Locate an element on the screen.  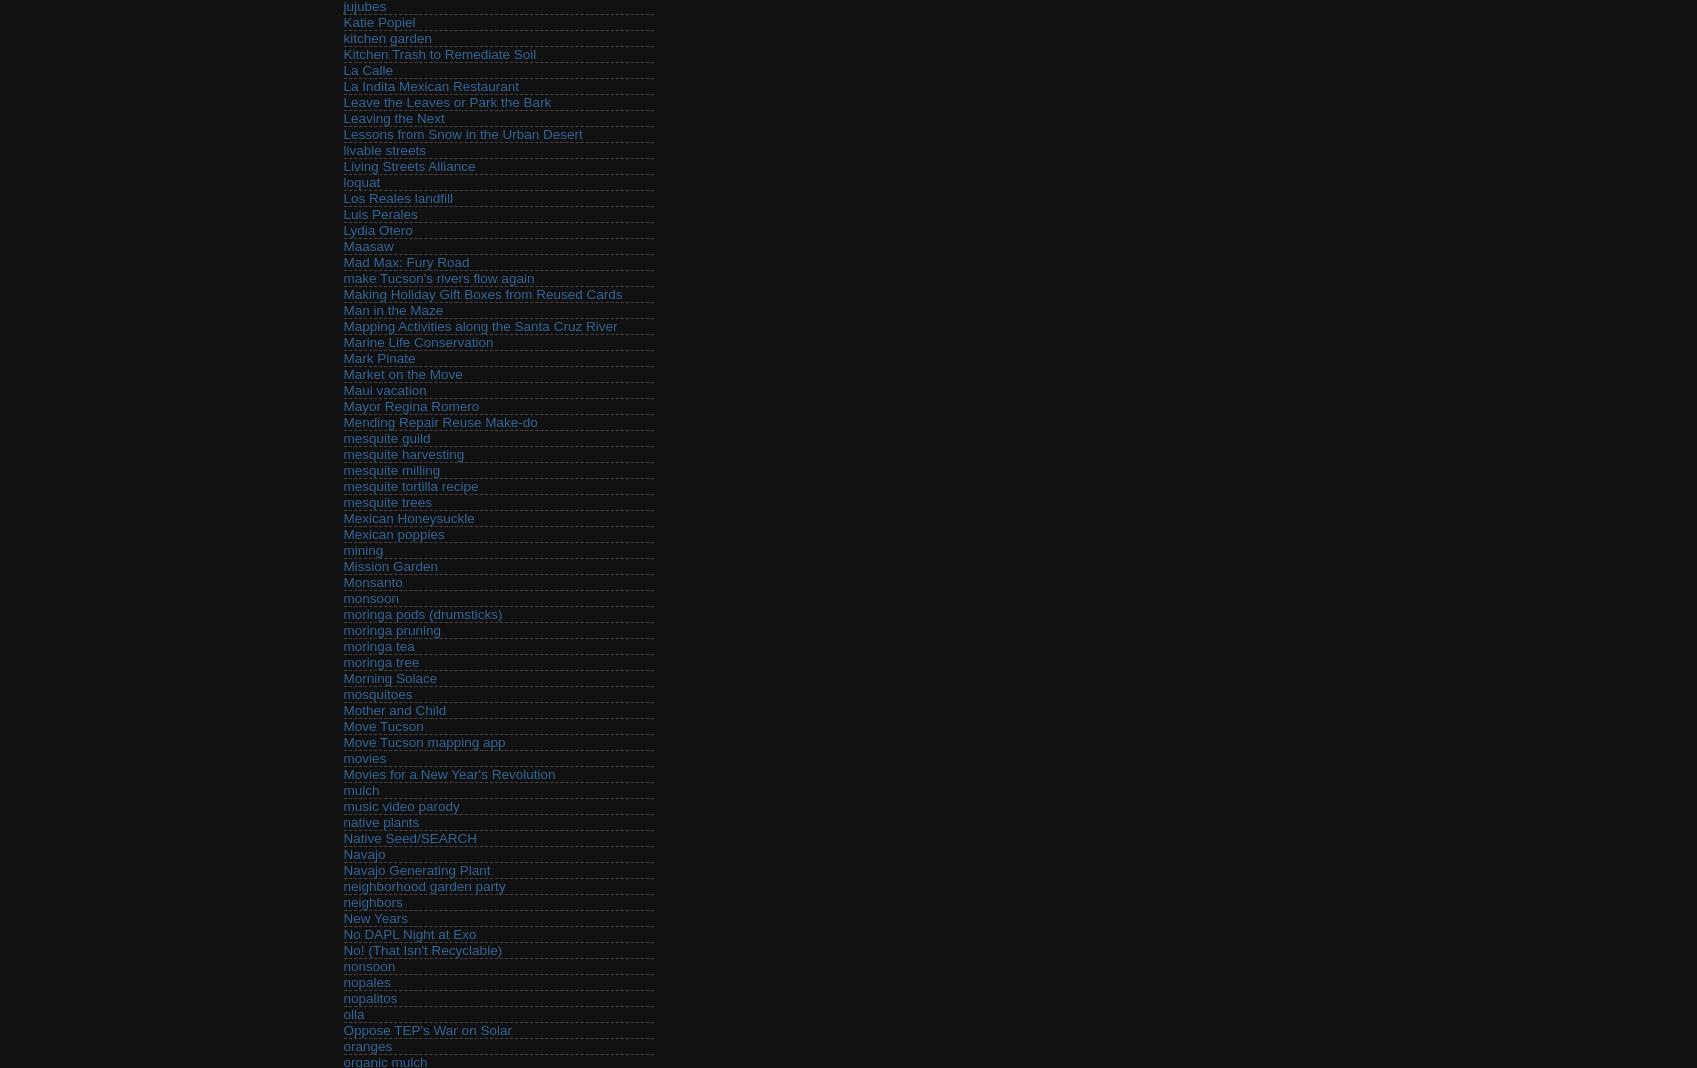
'nopales' is located at coordinates (366, 982).